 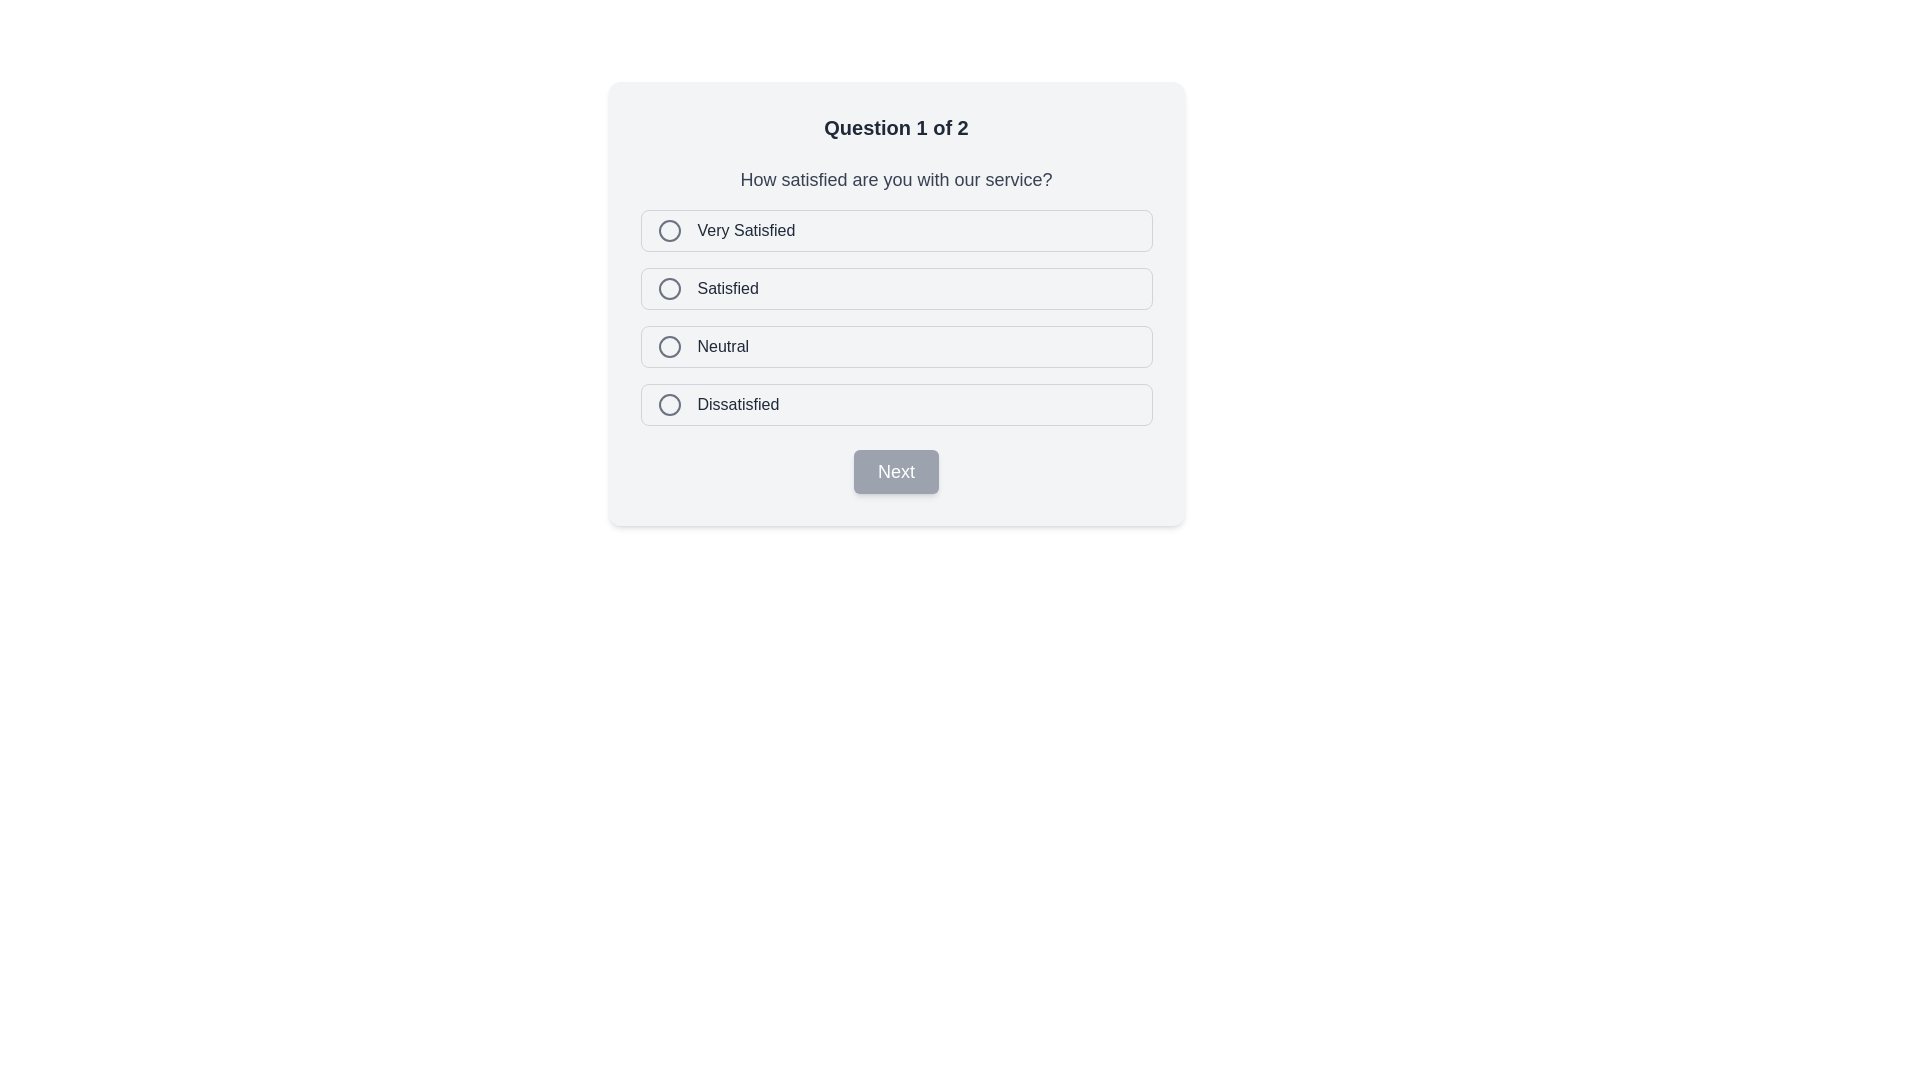 What do you see at coordinates (669, 230) in the screenshot?
I see `the 'Very Satisfied' radio button in the survey` at bounding box center [669, 230].